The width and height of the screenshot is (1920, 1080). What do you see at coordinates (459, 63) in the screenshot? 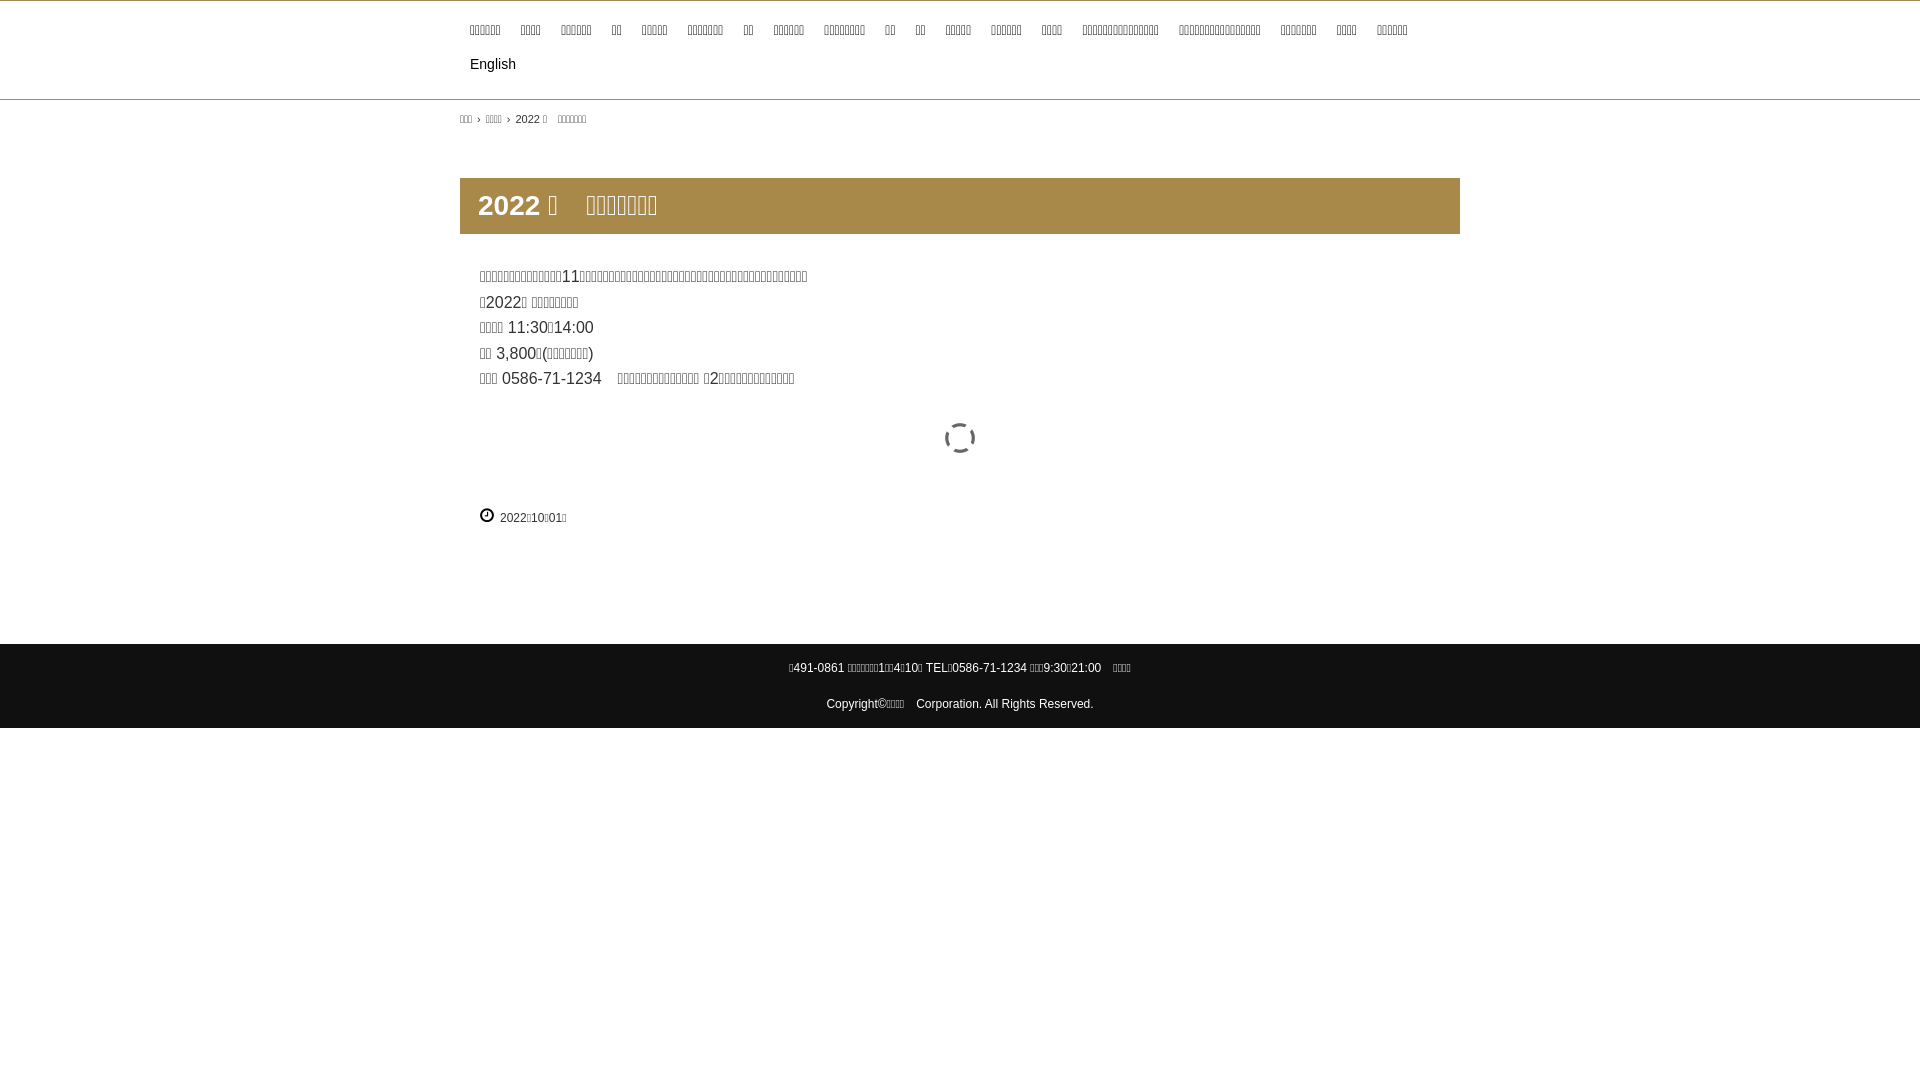
I see `'English'` at bounding box center [459, 63].